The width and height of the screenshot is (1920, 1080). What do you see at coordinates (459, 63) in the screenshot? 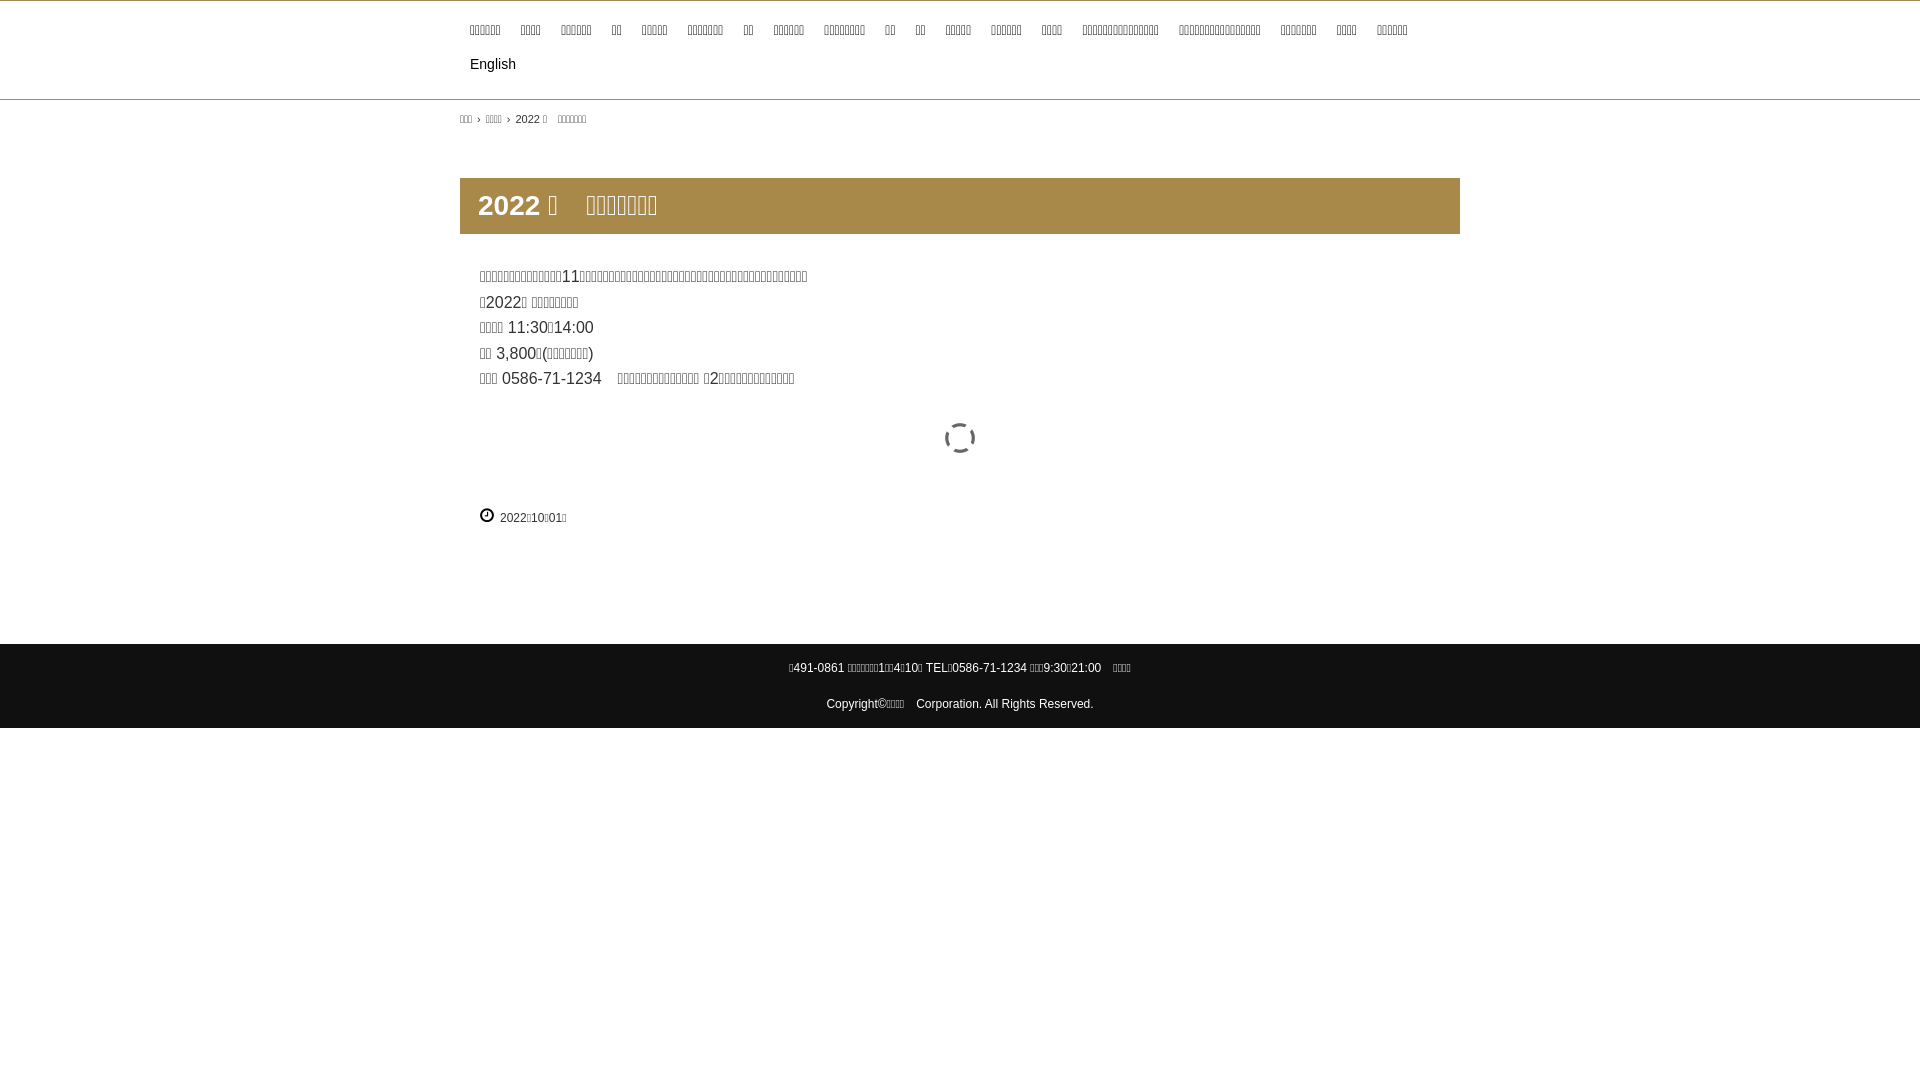
I see `'English'` at bounding box center [459, 63].